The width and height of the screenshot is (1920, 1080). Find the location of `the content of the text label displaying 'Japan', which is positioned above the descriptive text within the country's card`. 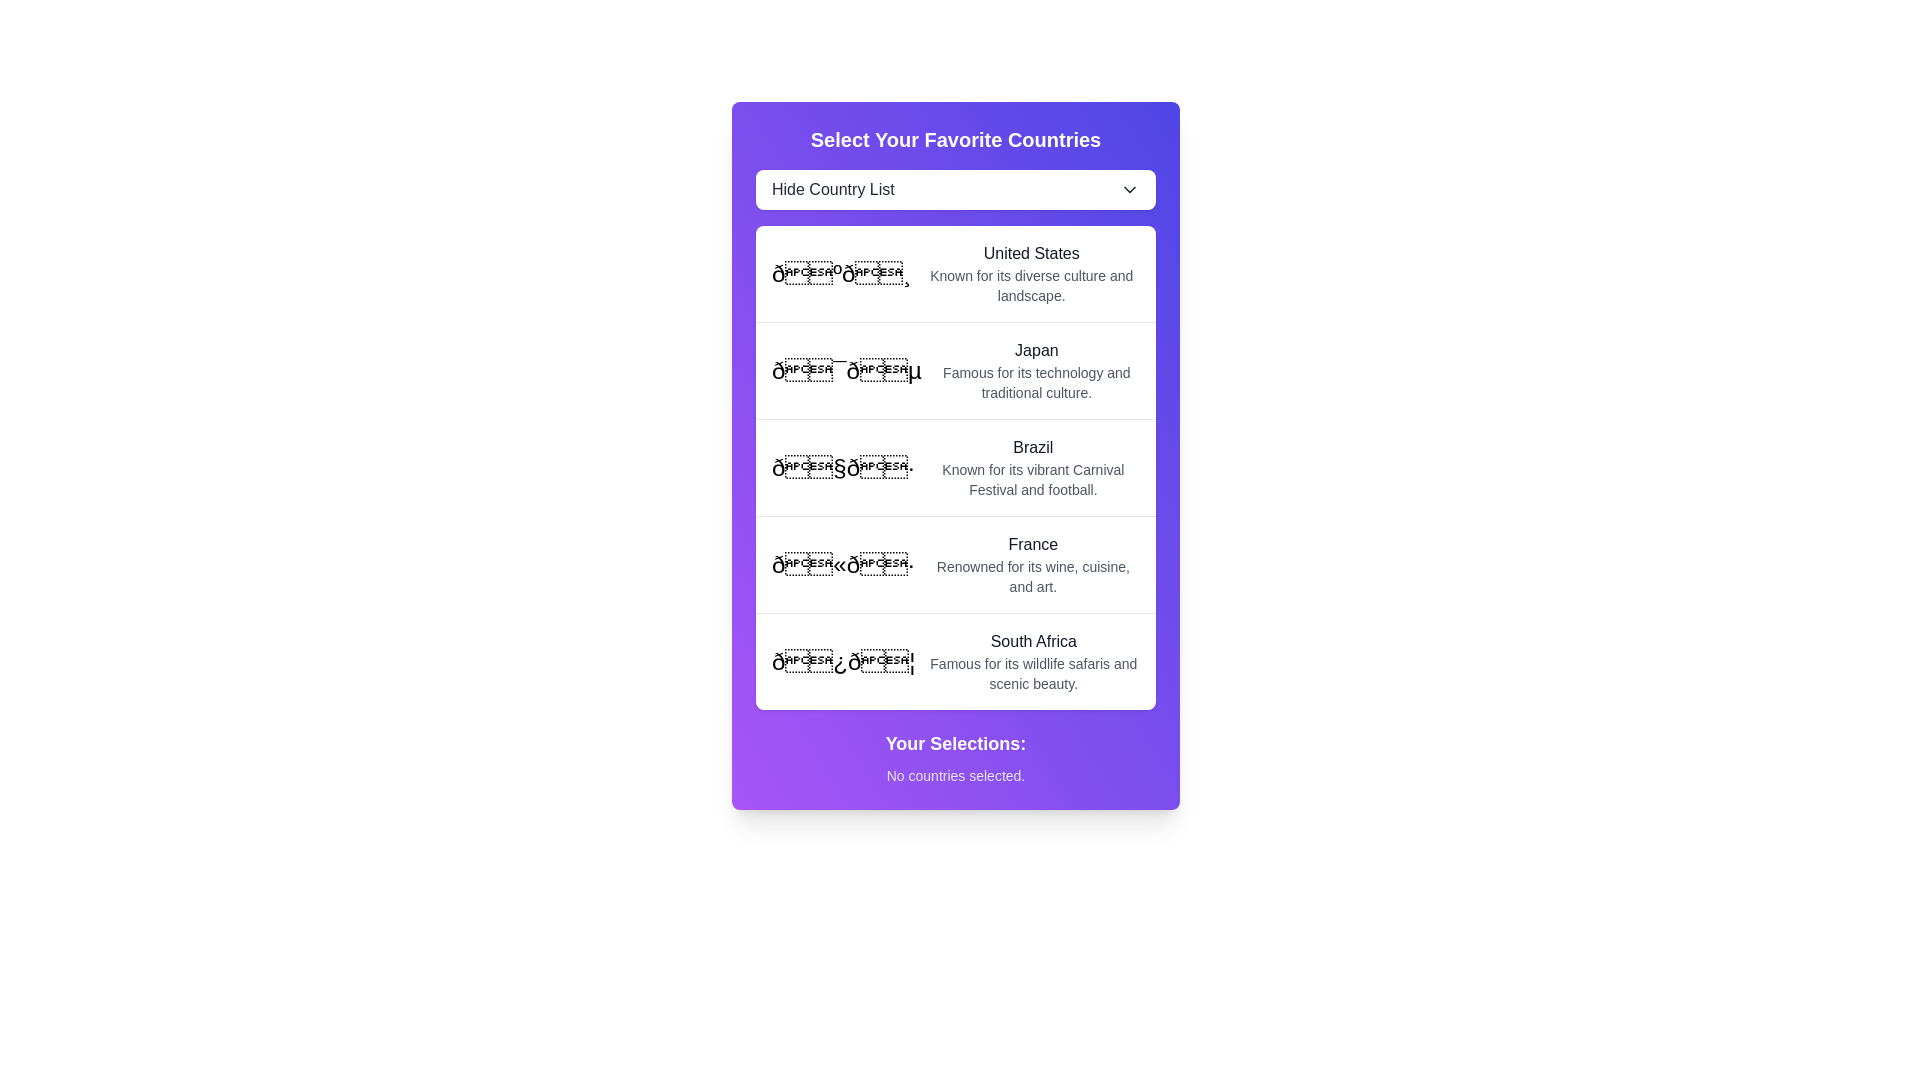

the content of the text label displaying 'Japan', which is positioned above the descriptive text within the country's card is located at coordinates (1036, 350).